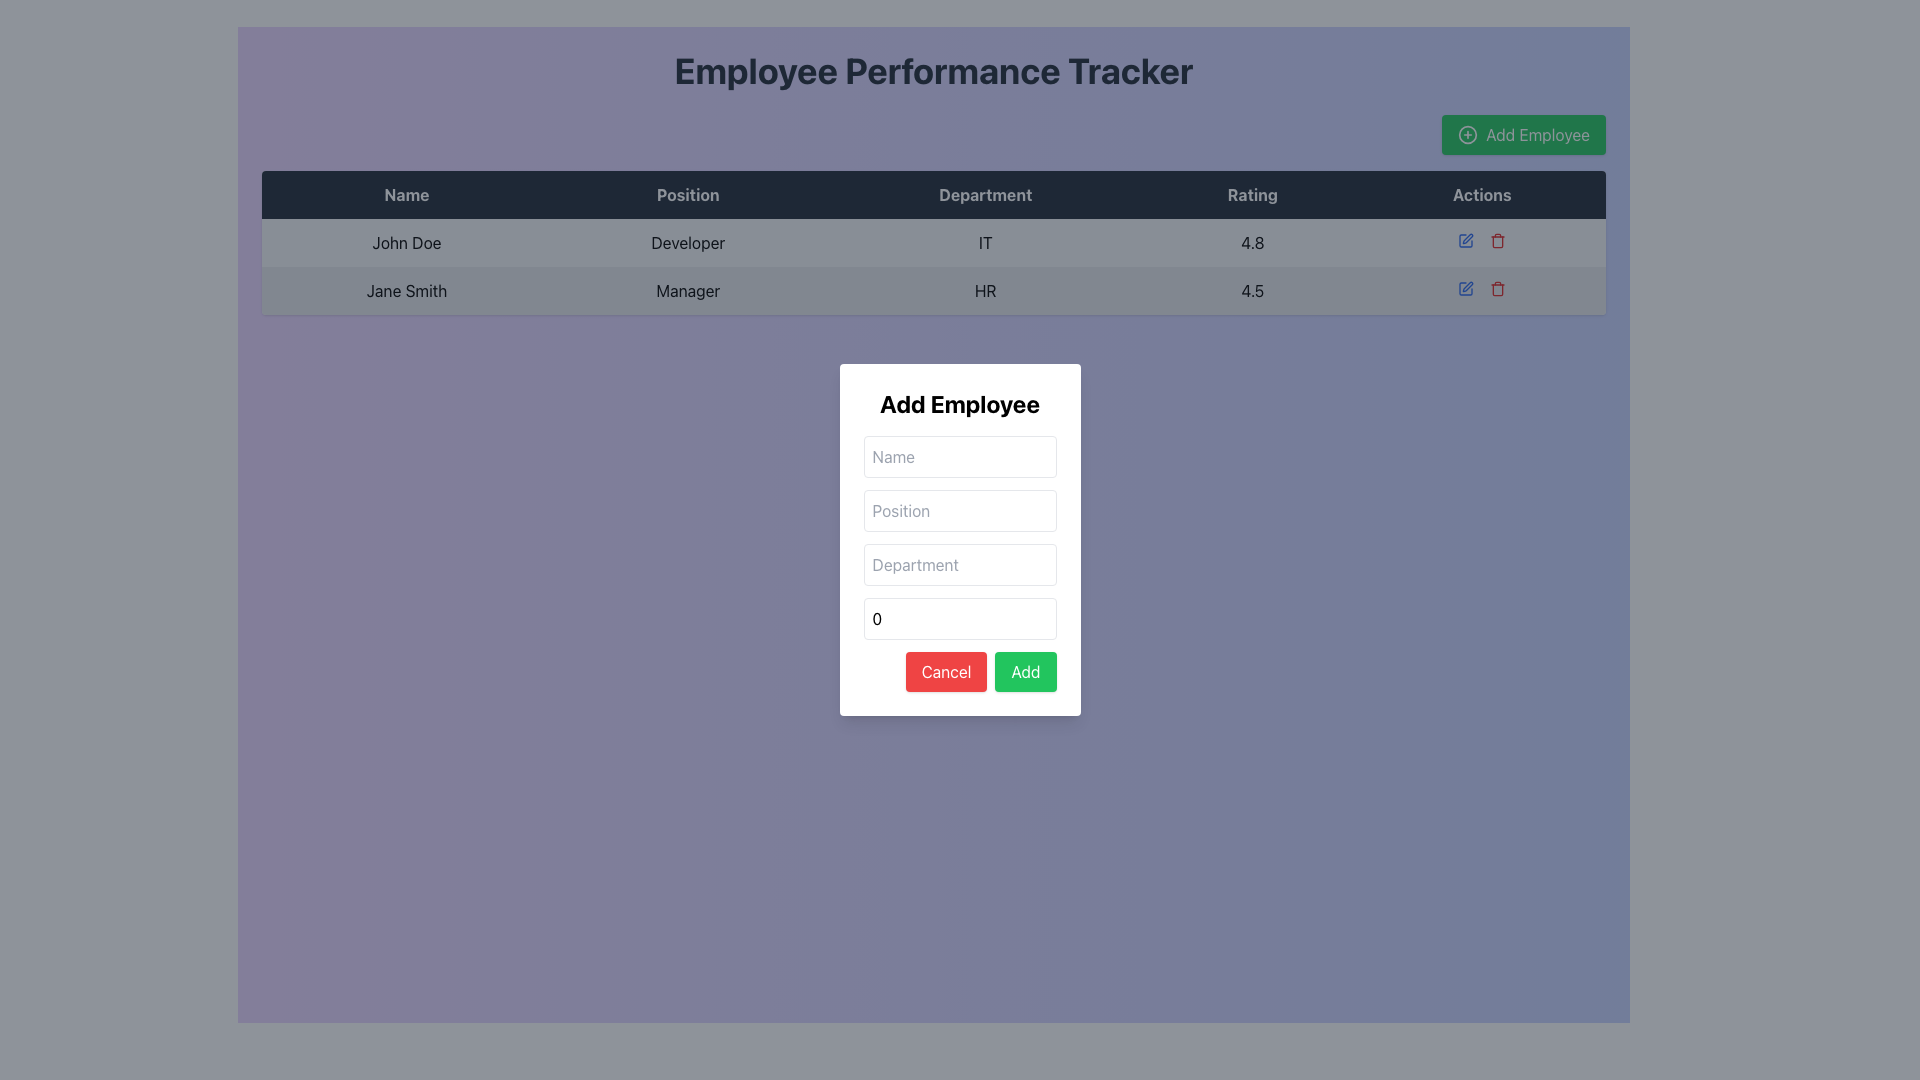  I want to click on the 'Employee Performance Tracker' title at the top of the interface, which serves for display and navigation purposes, so click(933, 69).